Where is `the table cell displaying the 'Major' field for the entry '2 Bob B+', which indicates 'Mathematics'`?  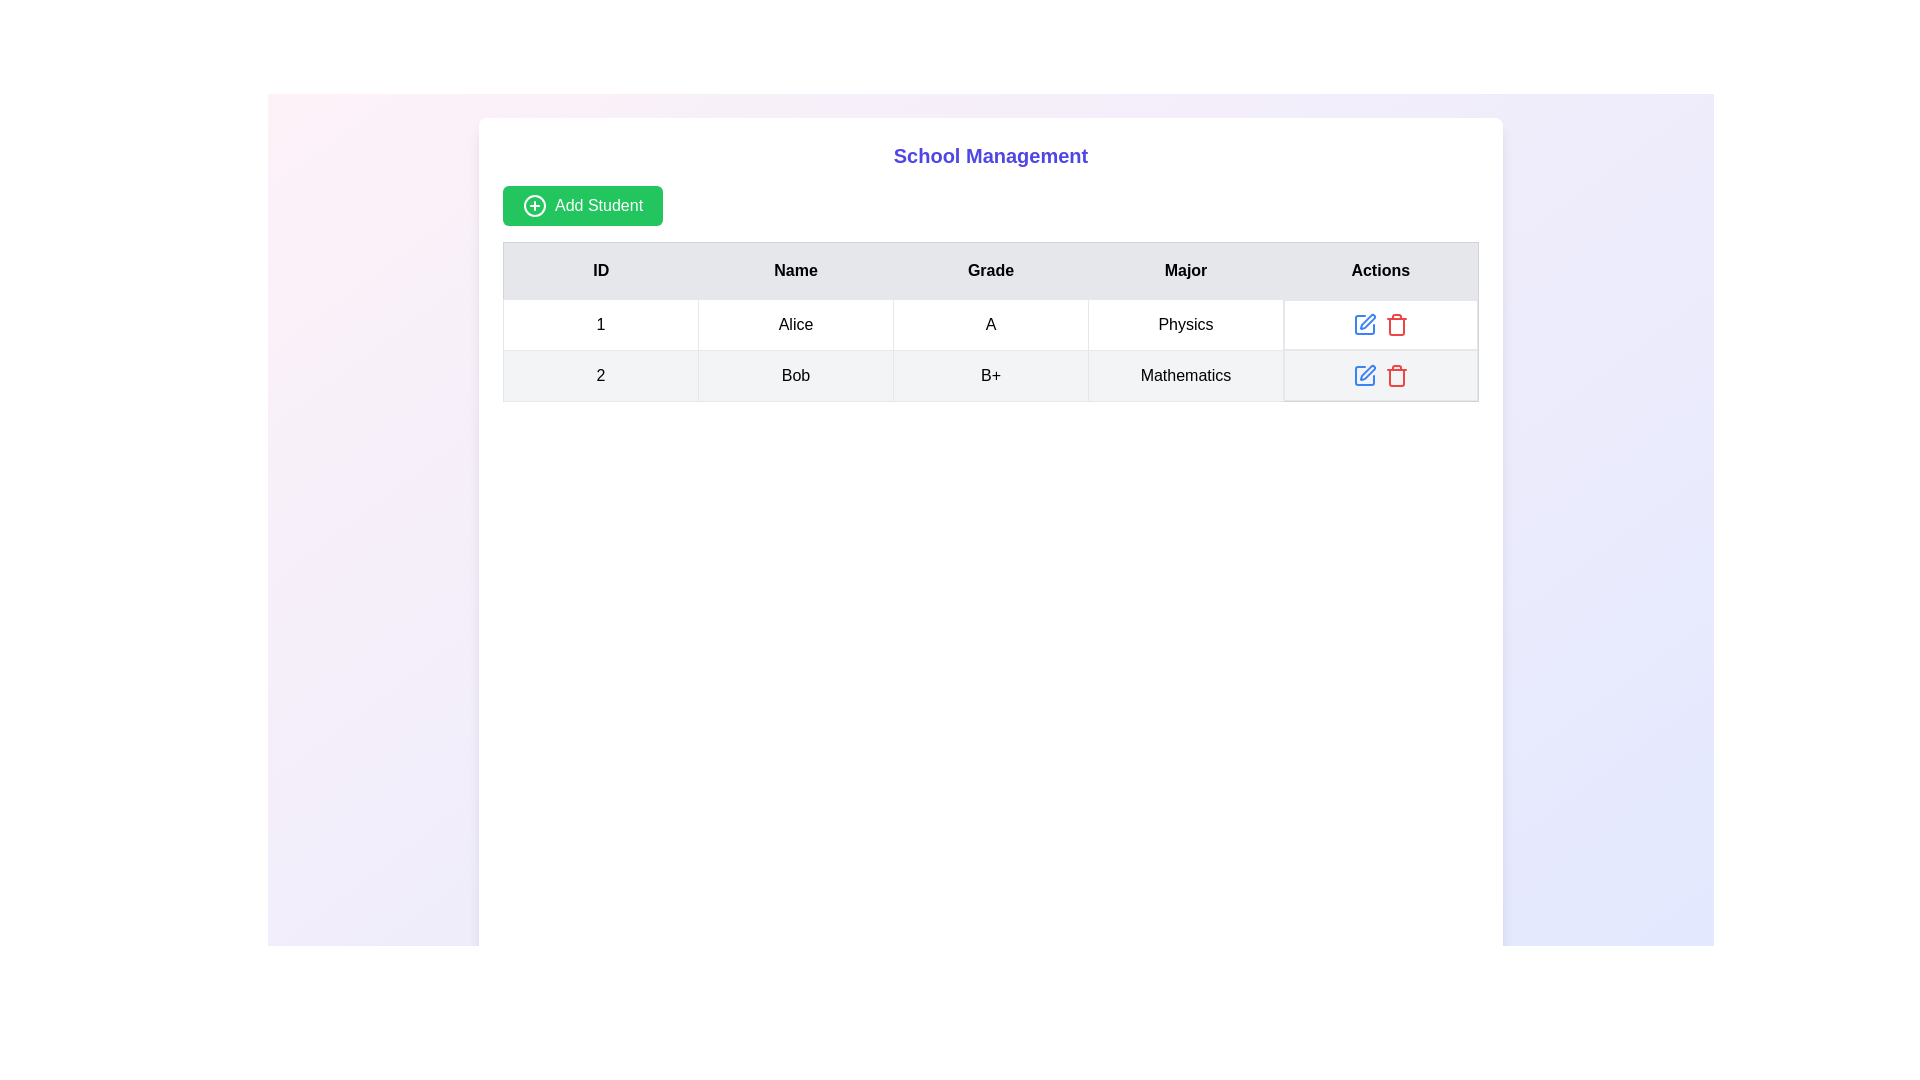
the table cell displaying the 'Major' field for the entry '2 Bob B+', which indicates 'Mathematics' is located at coordinates (1185, 374).